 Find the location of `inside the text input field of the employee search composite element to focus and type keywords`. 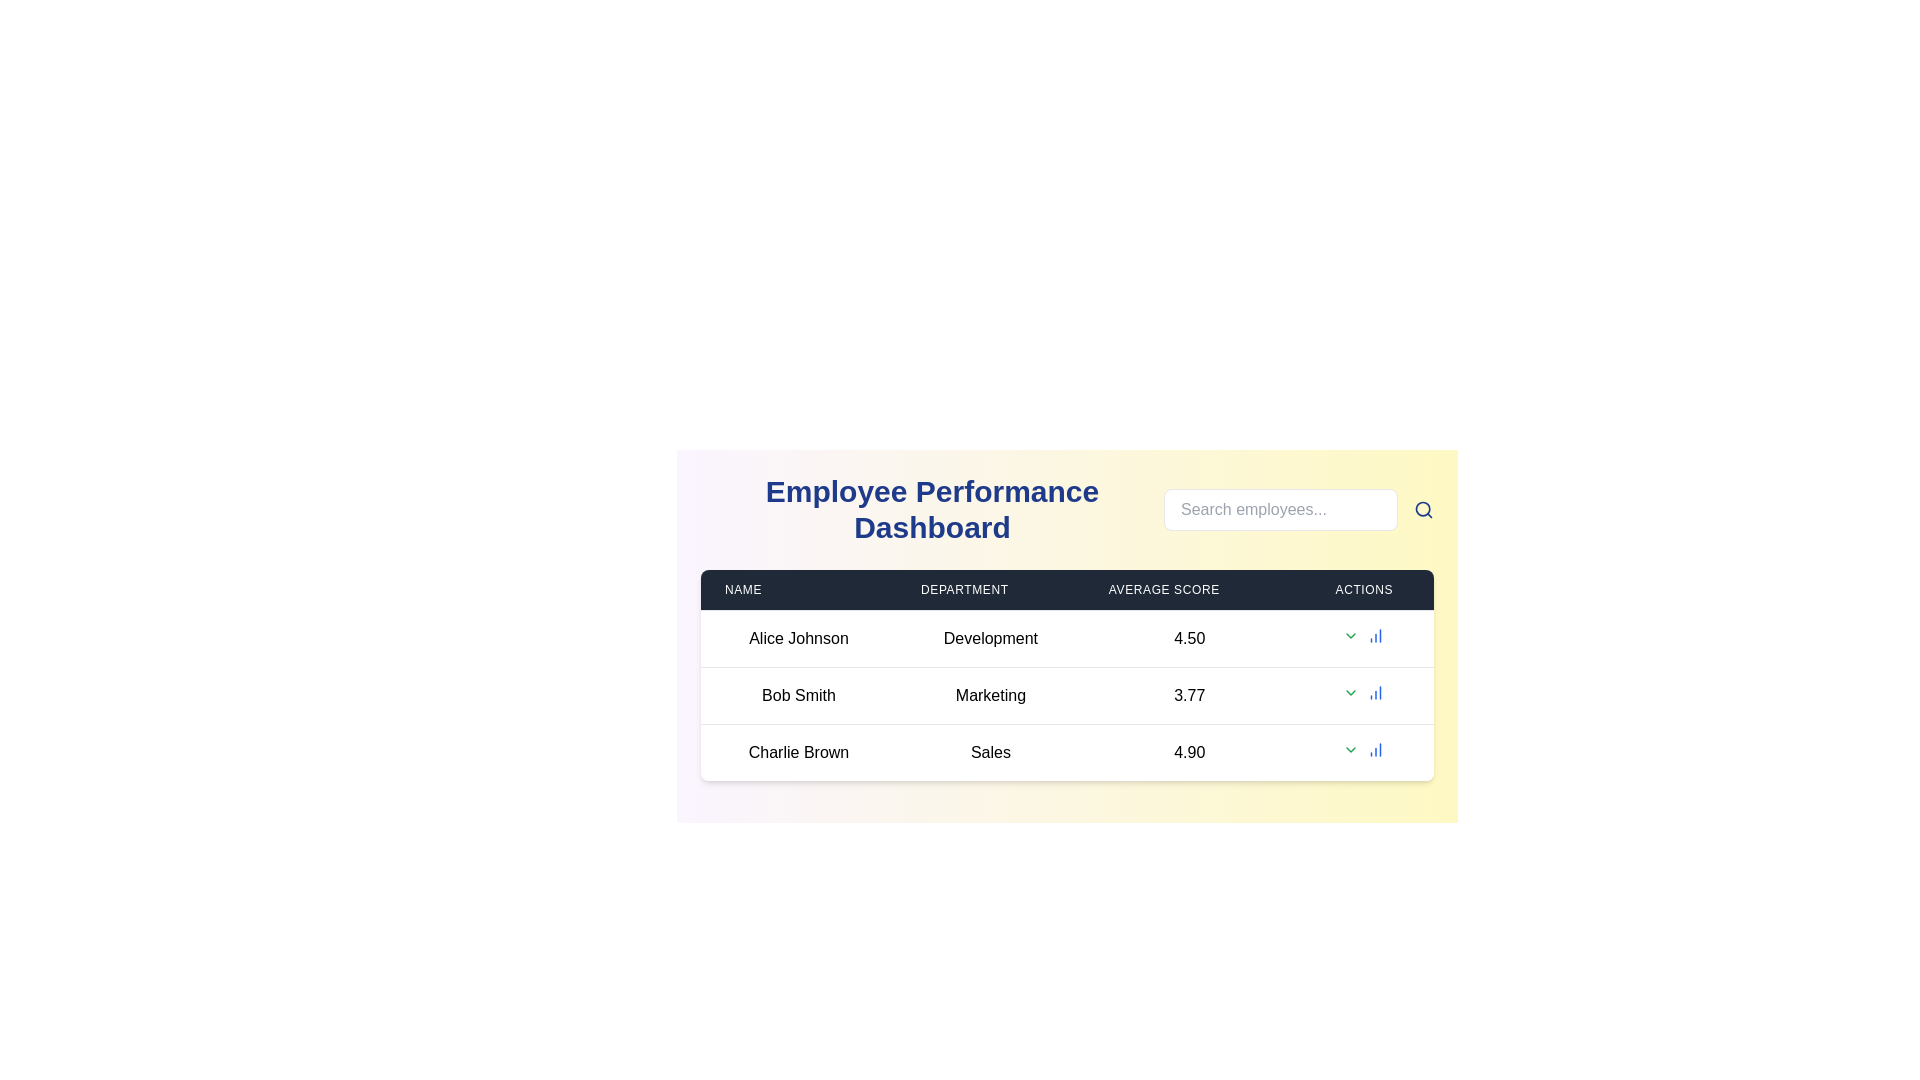

inside the text input field of the employee search composite element to focus and type keywords is located at coordinates (1299, 508).